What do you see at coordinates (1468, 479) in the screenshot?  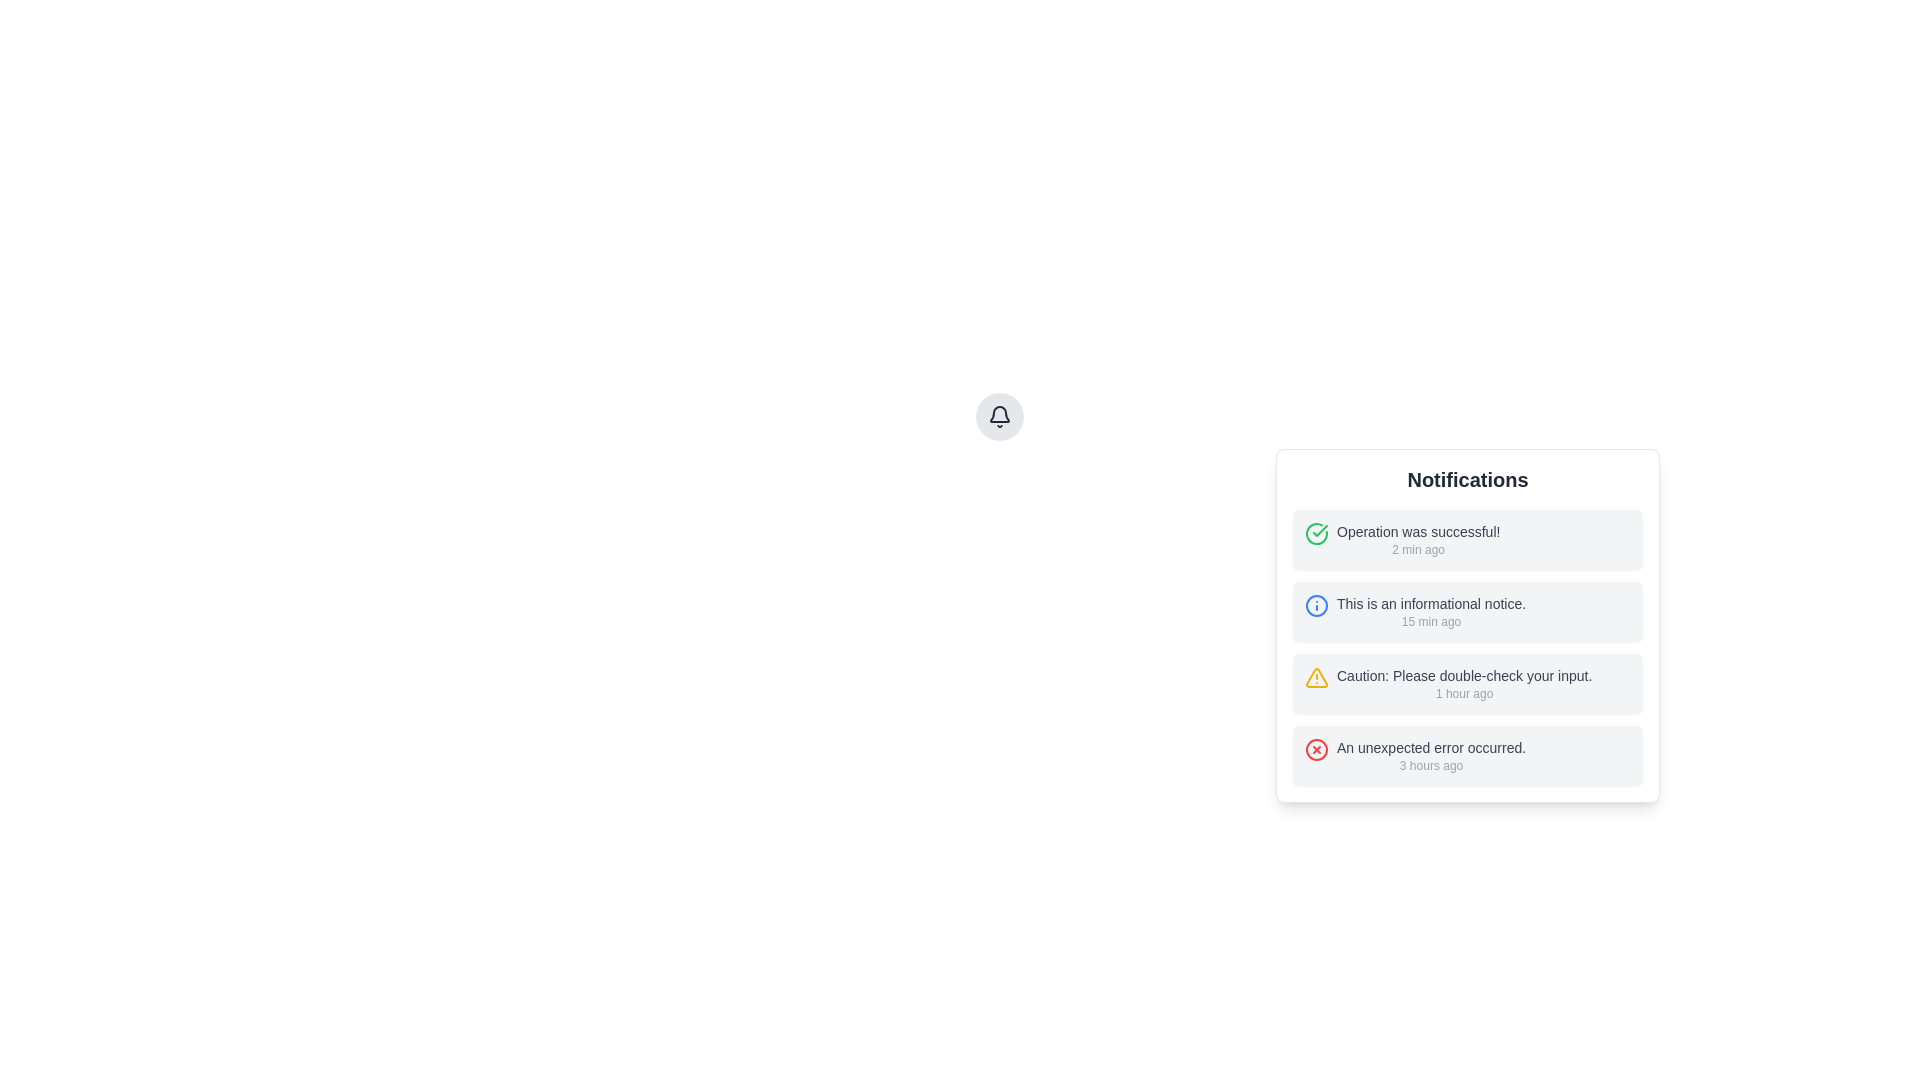 I see `the Text label that serves as the title of the notification panel, located at the top above the list of notification messages` at bounding box center [1468, 479].